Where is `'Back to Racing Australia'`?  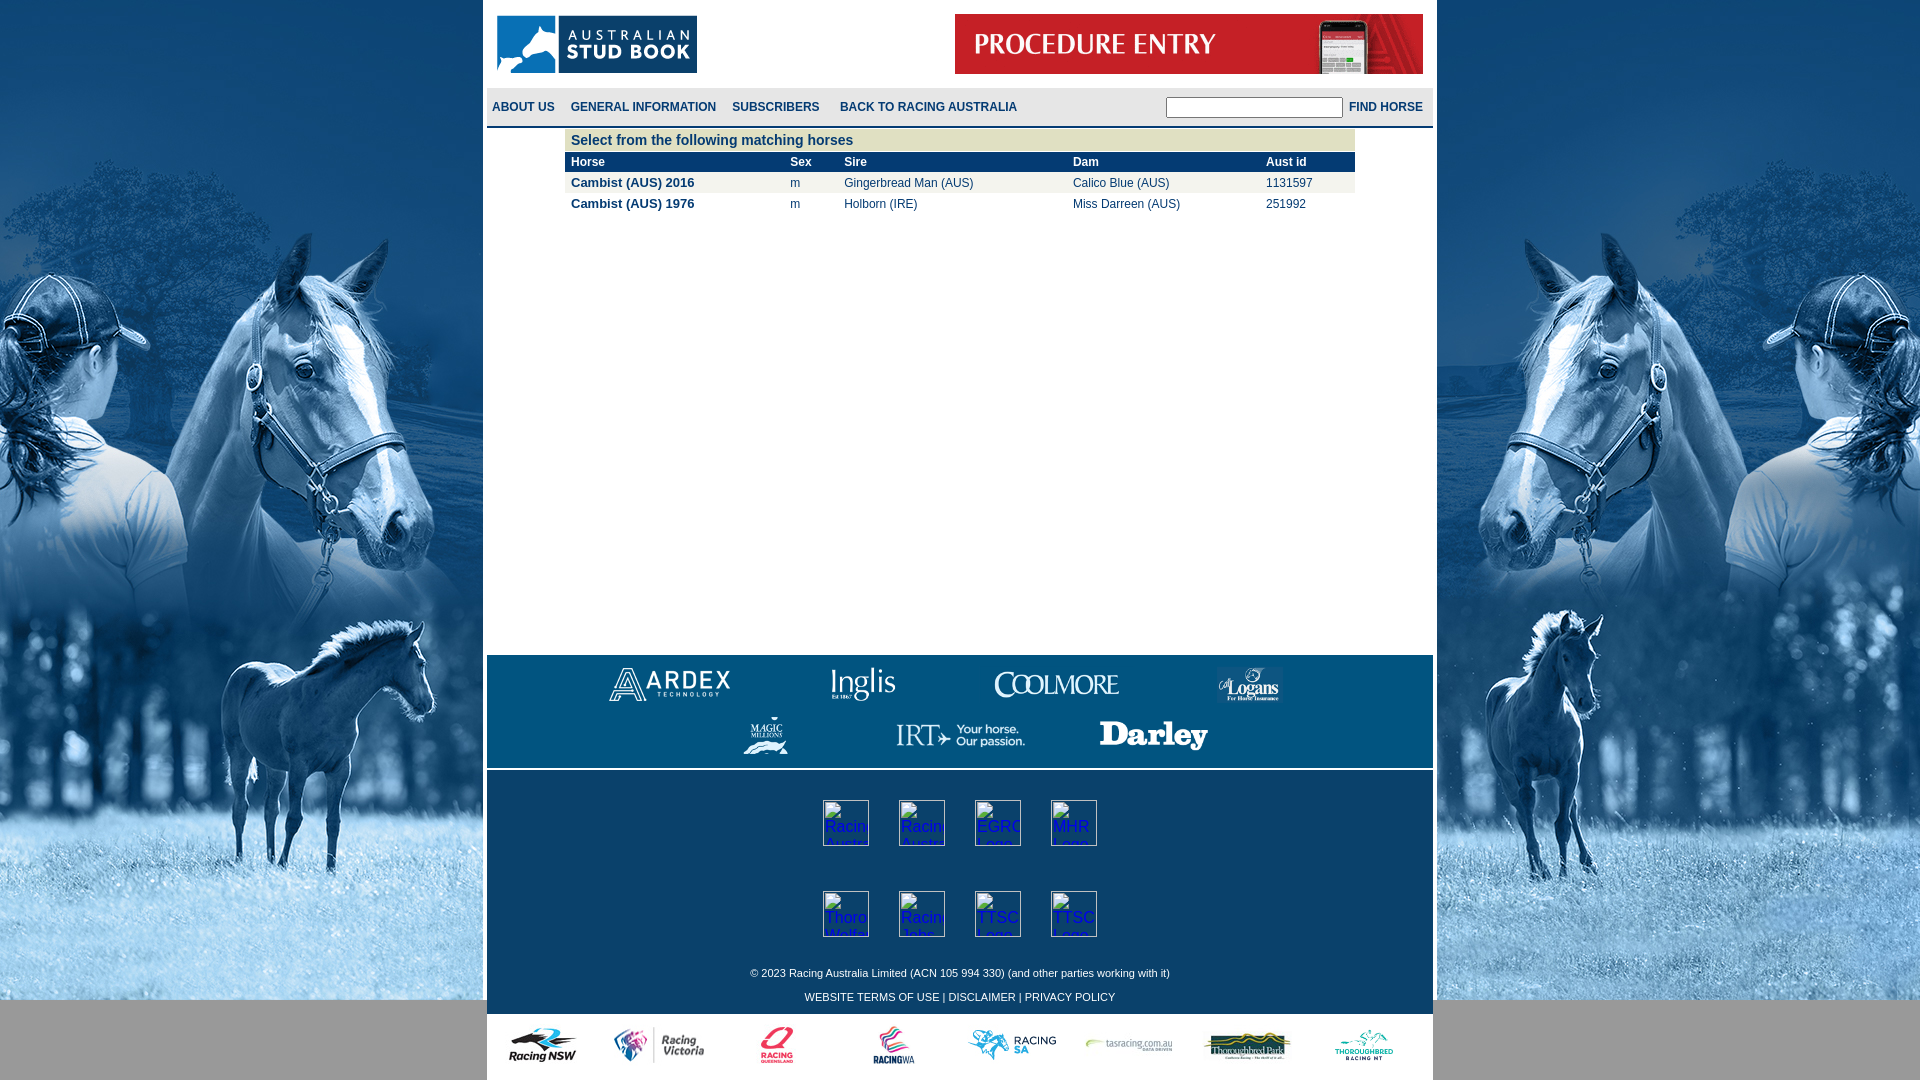 'Back to Racing Australia' is located at coordinates (930, 107).